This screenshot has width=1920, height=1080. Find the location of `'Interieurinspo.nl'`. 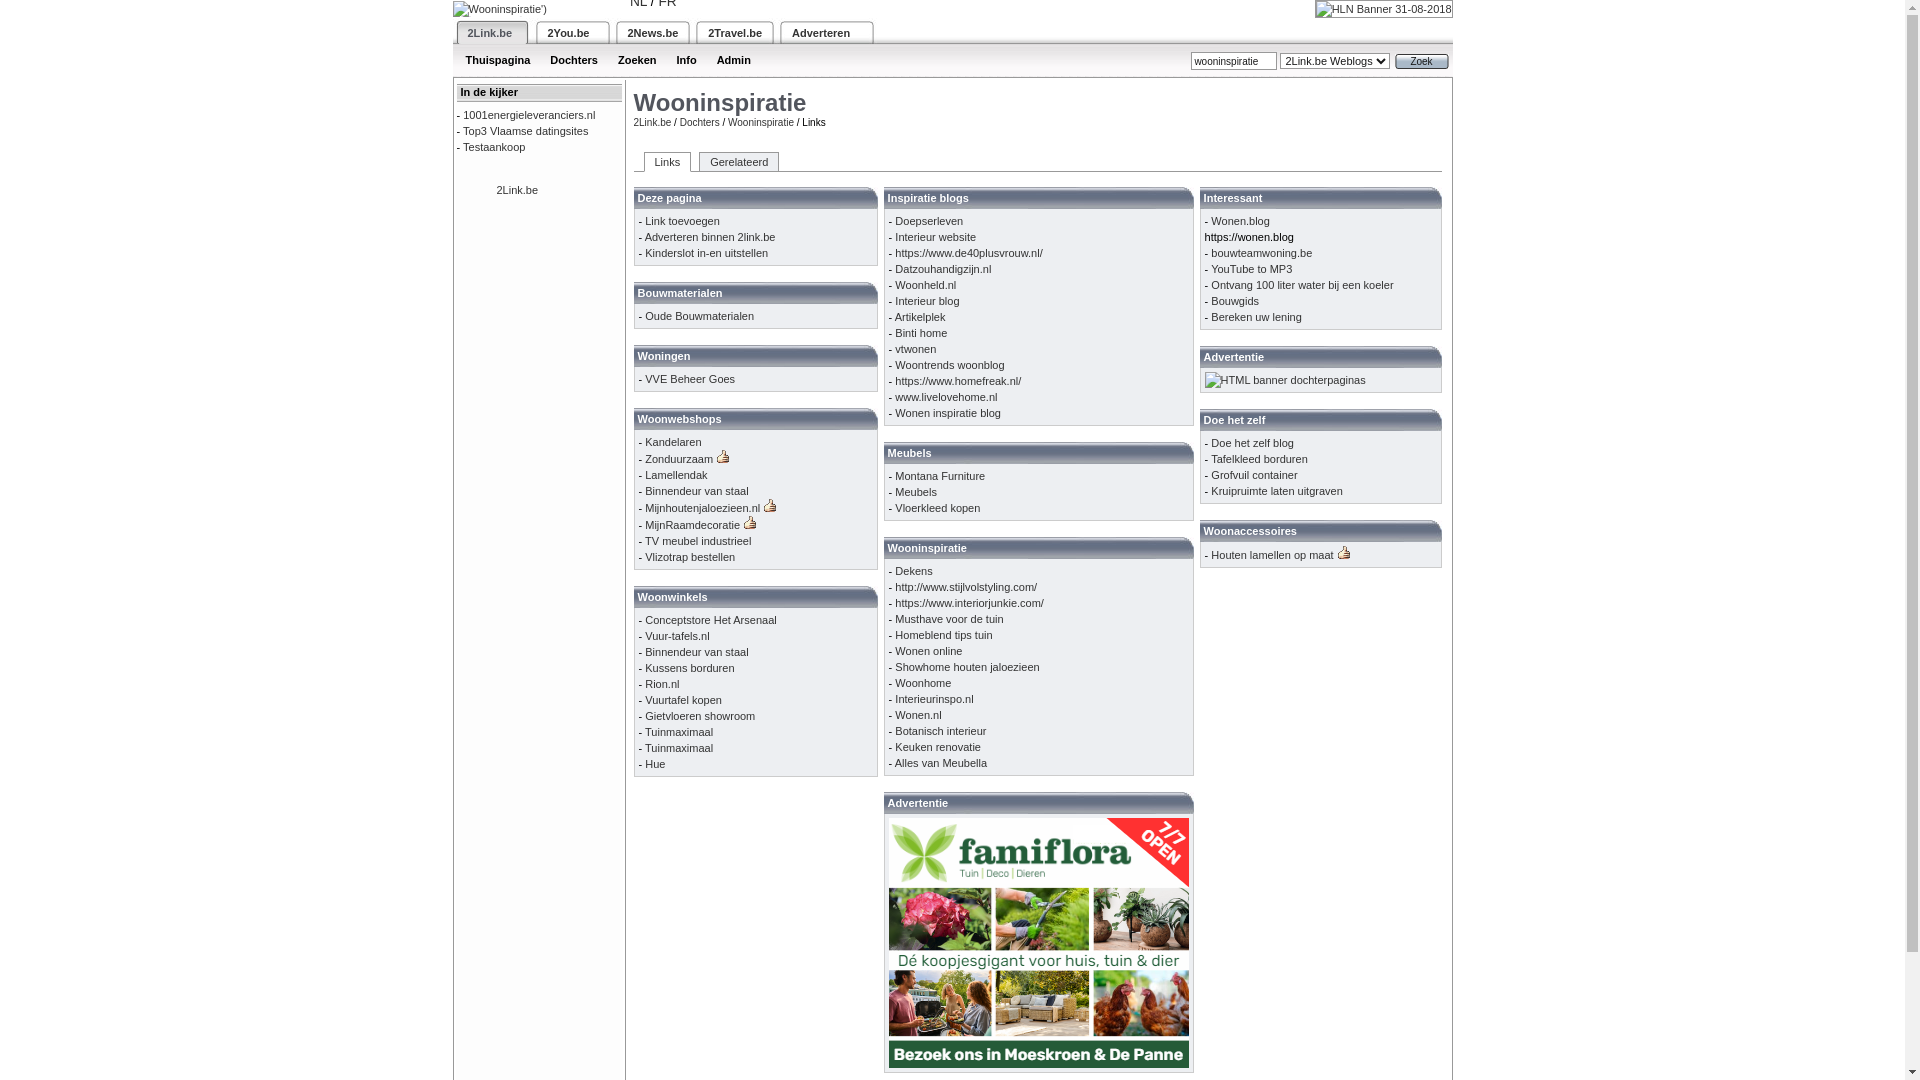

'Interieurinspo.nl' is located at coordinates (933, 697).